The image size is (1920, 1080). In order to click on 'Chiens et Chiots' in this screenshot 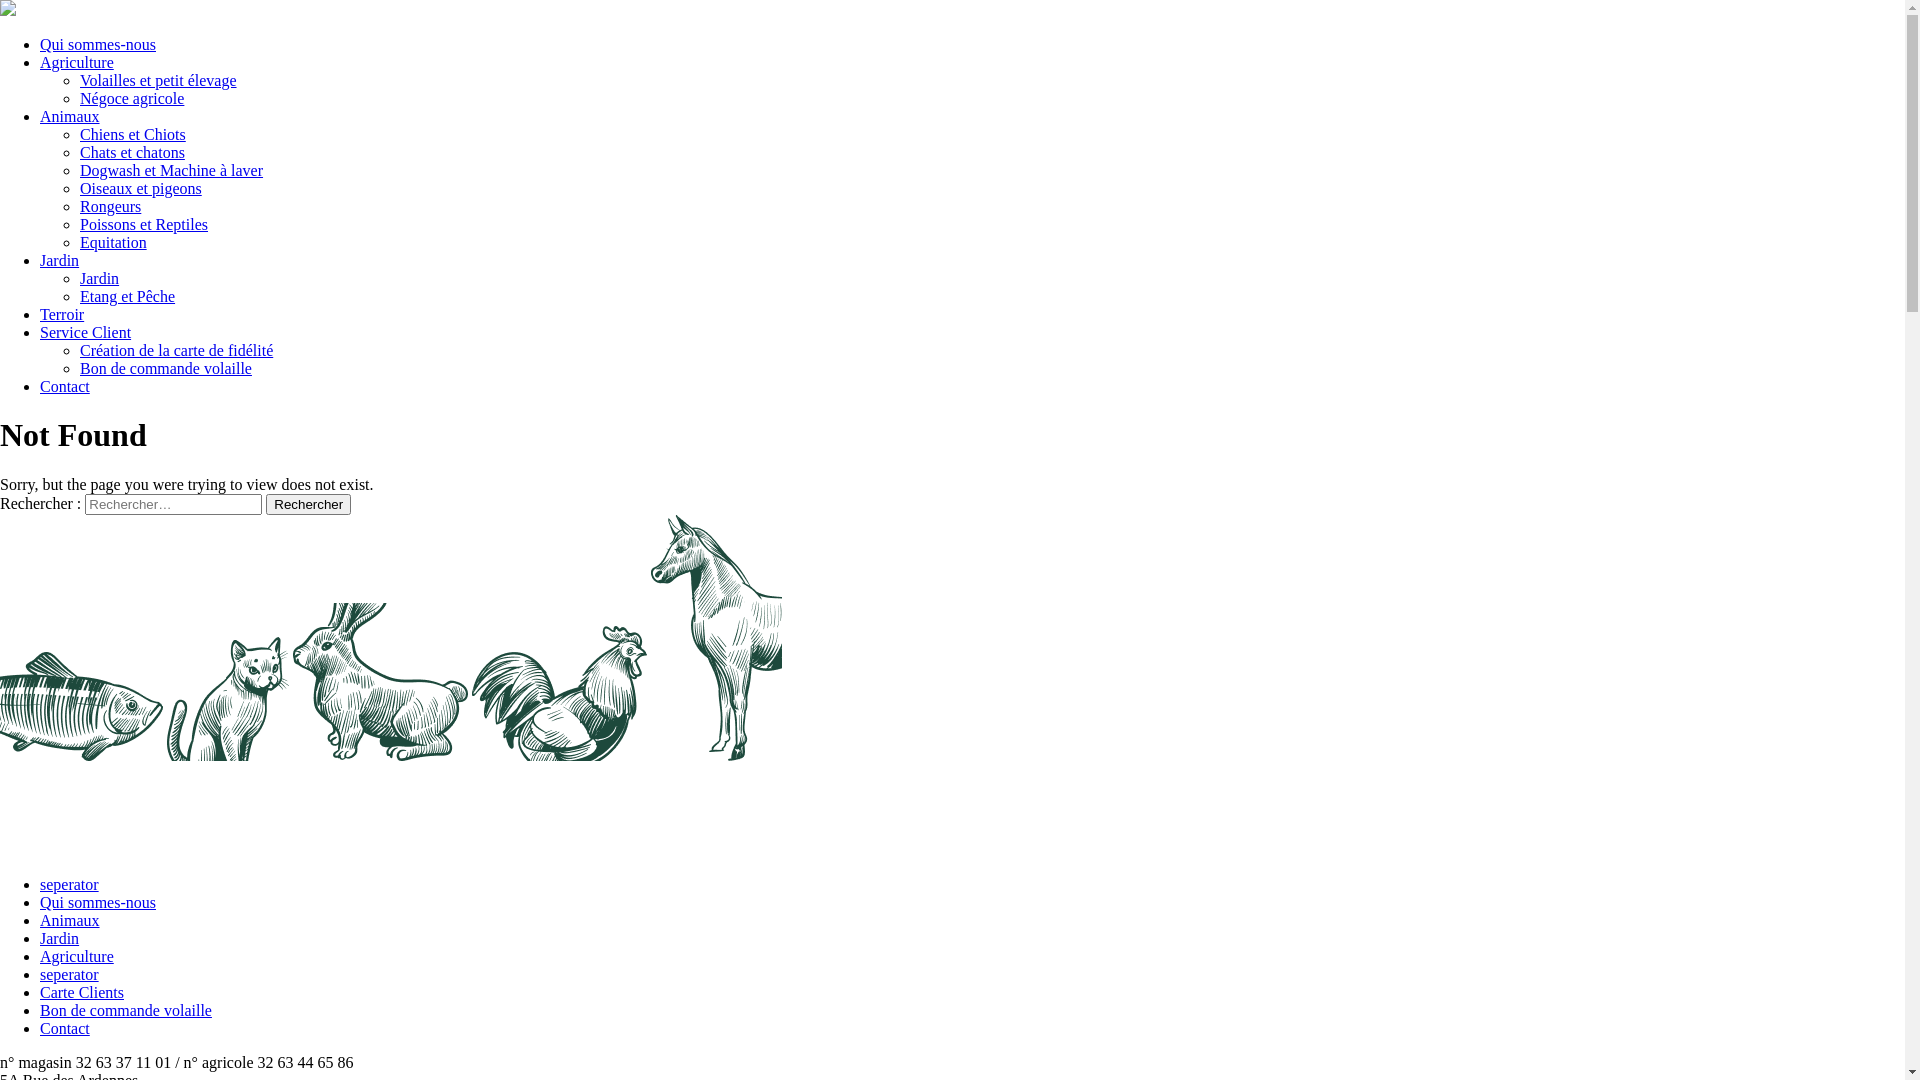, I will do `click(132, 134)`.